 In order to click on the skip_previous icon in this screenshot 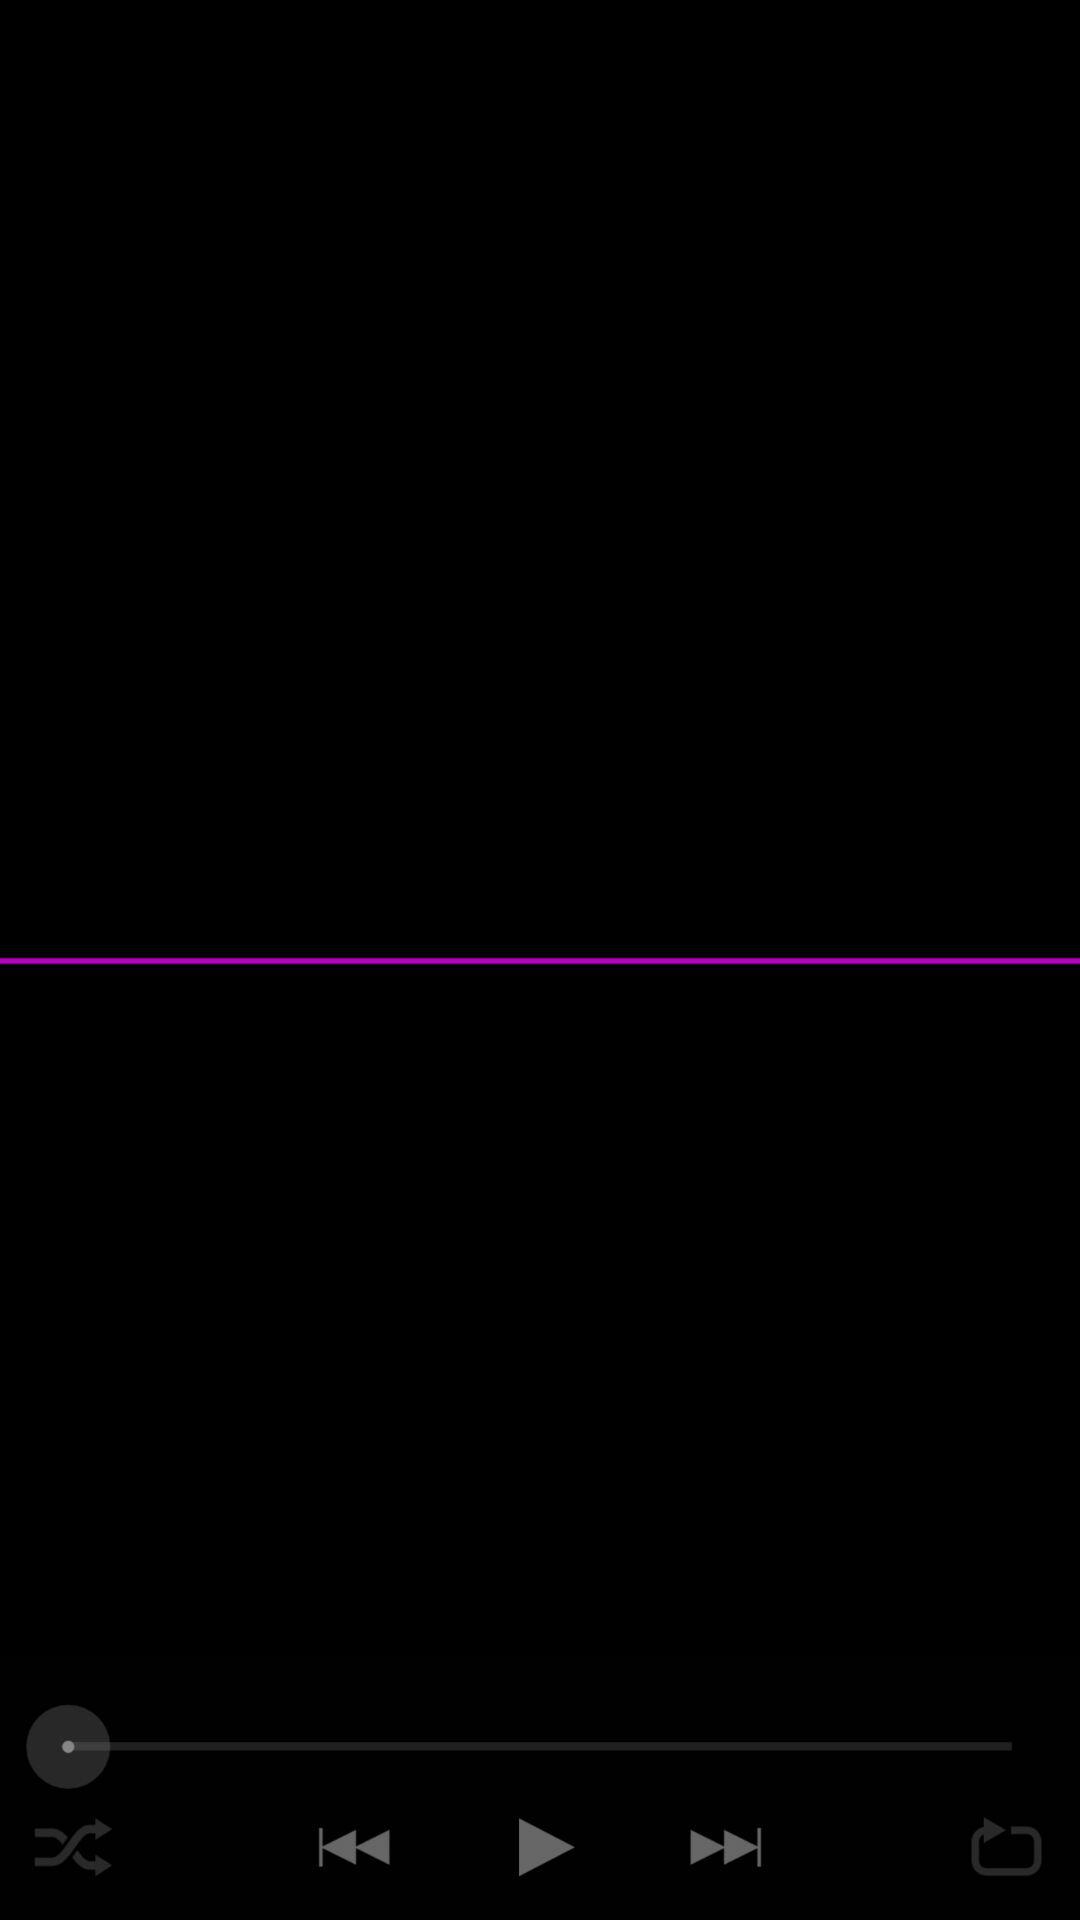, I will do `click(349, 1846)`.